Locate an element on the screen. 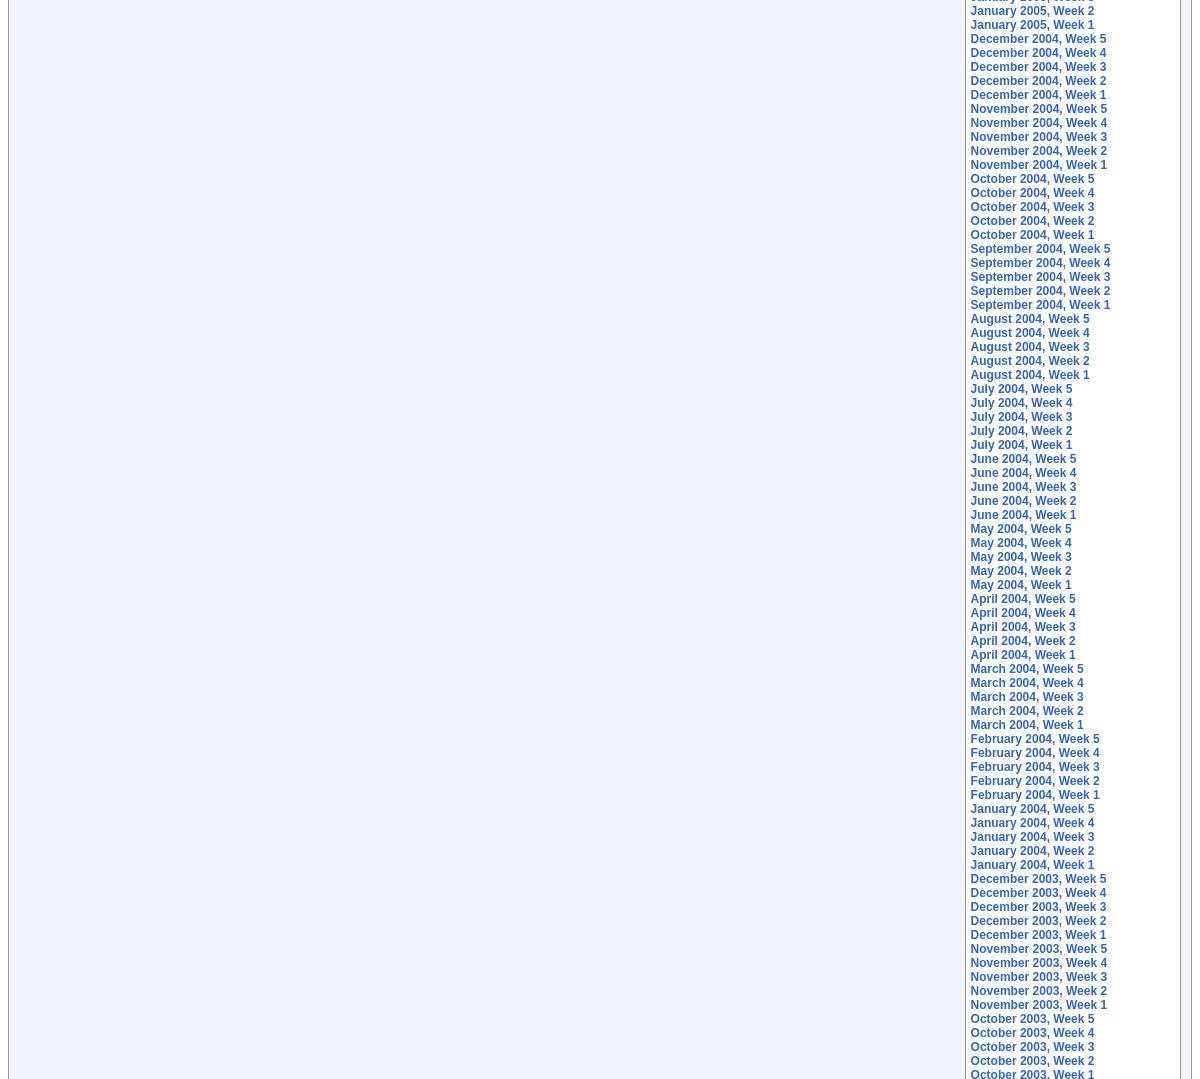 This screenshot has height=1079, width=1200. 'March 2004, Week 3' is located at coordinates (1026, 697).